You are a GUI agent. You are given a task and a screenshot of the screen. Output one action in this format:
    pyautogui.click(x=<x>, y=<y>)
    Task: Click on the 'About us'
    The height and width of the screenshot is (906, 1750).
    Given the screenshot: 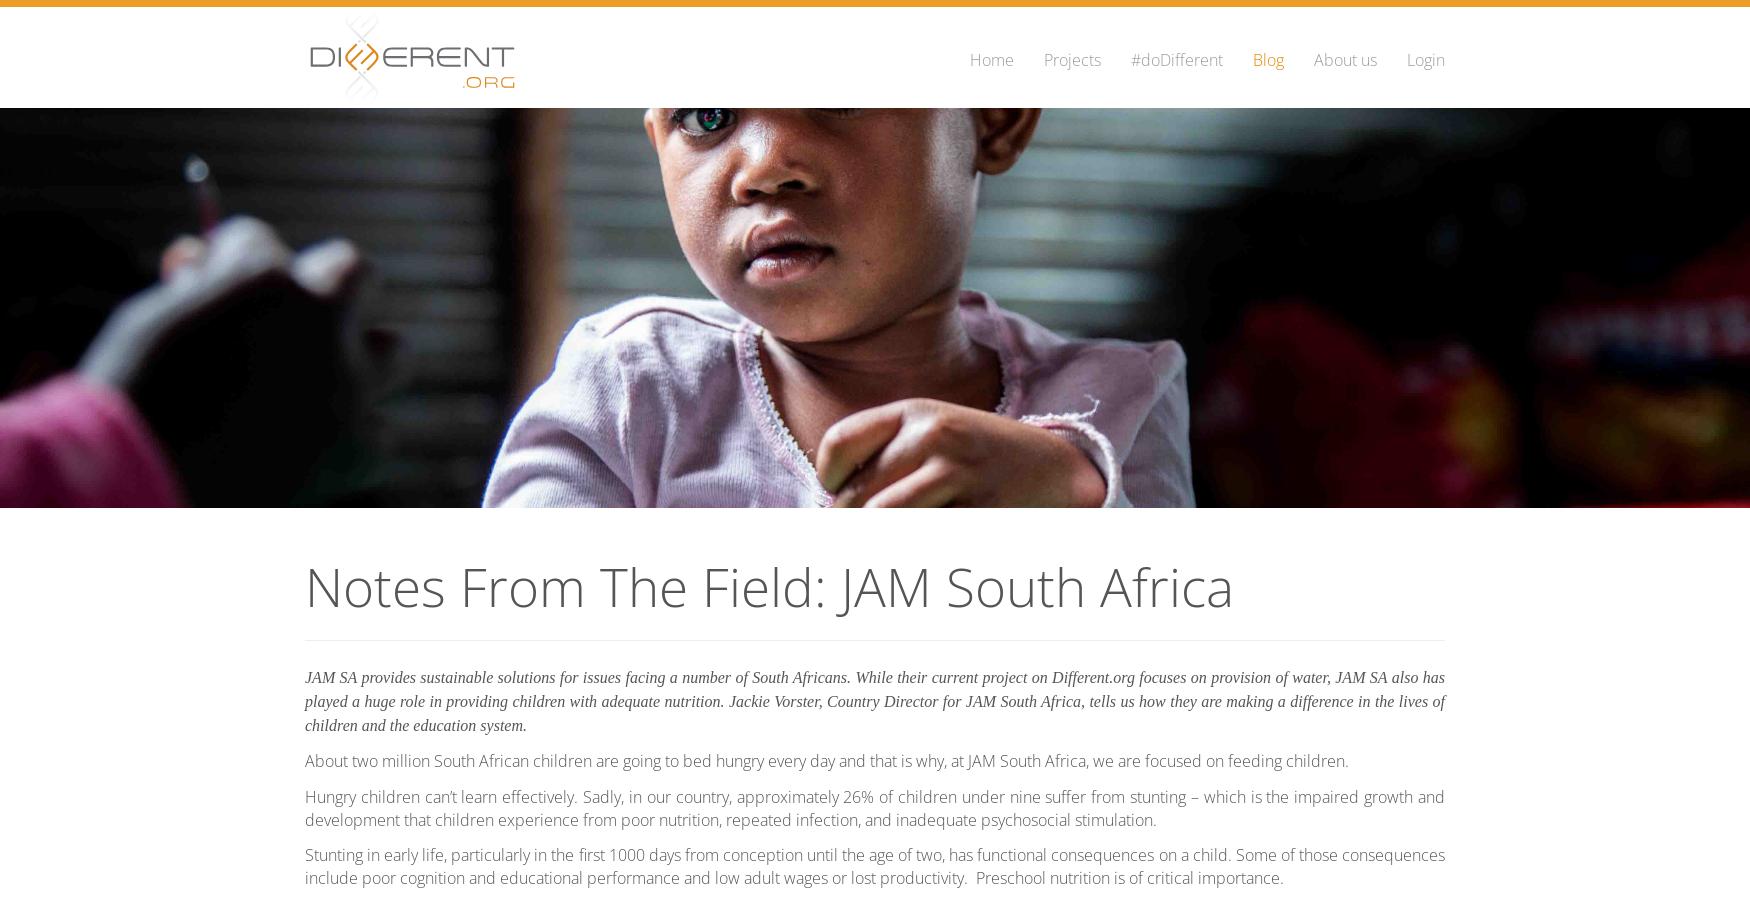 What is the action you would take?
    pyautogui.click(x=1345, y=59)
    